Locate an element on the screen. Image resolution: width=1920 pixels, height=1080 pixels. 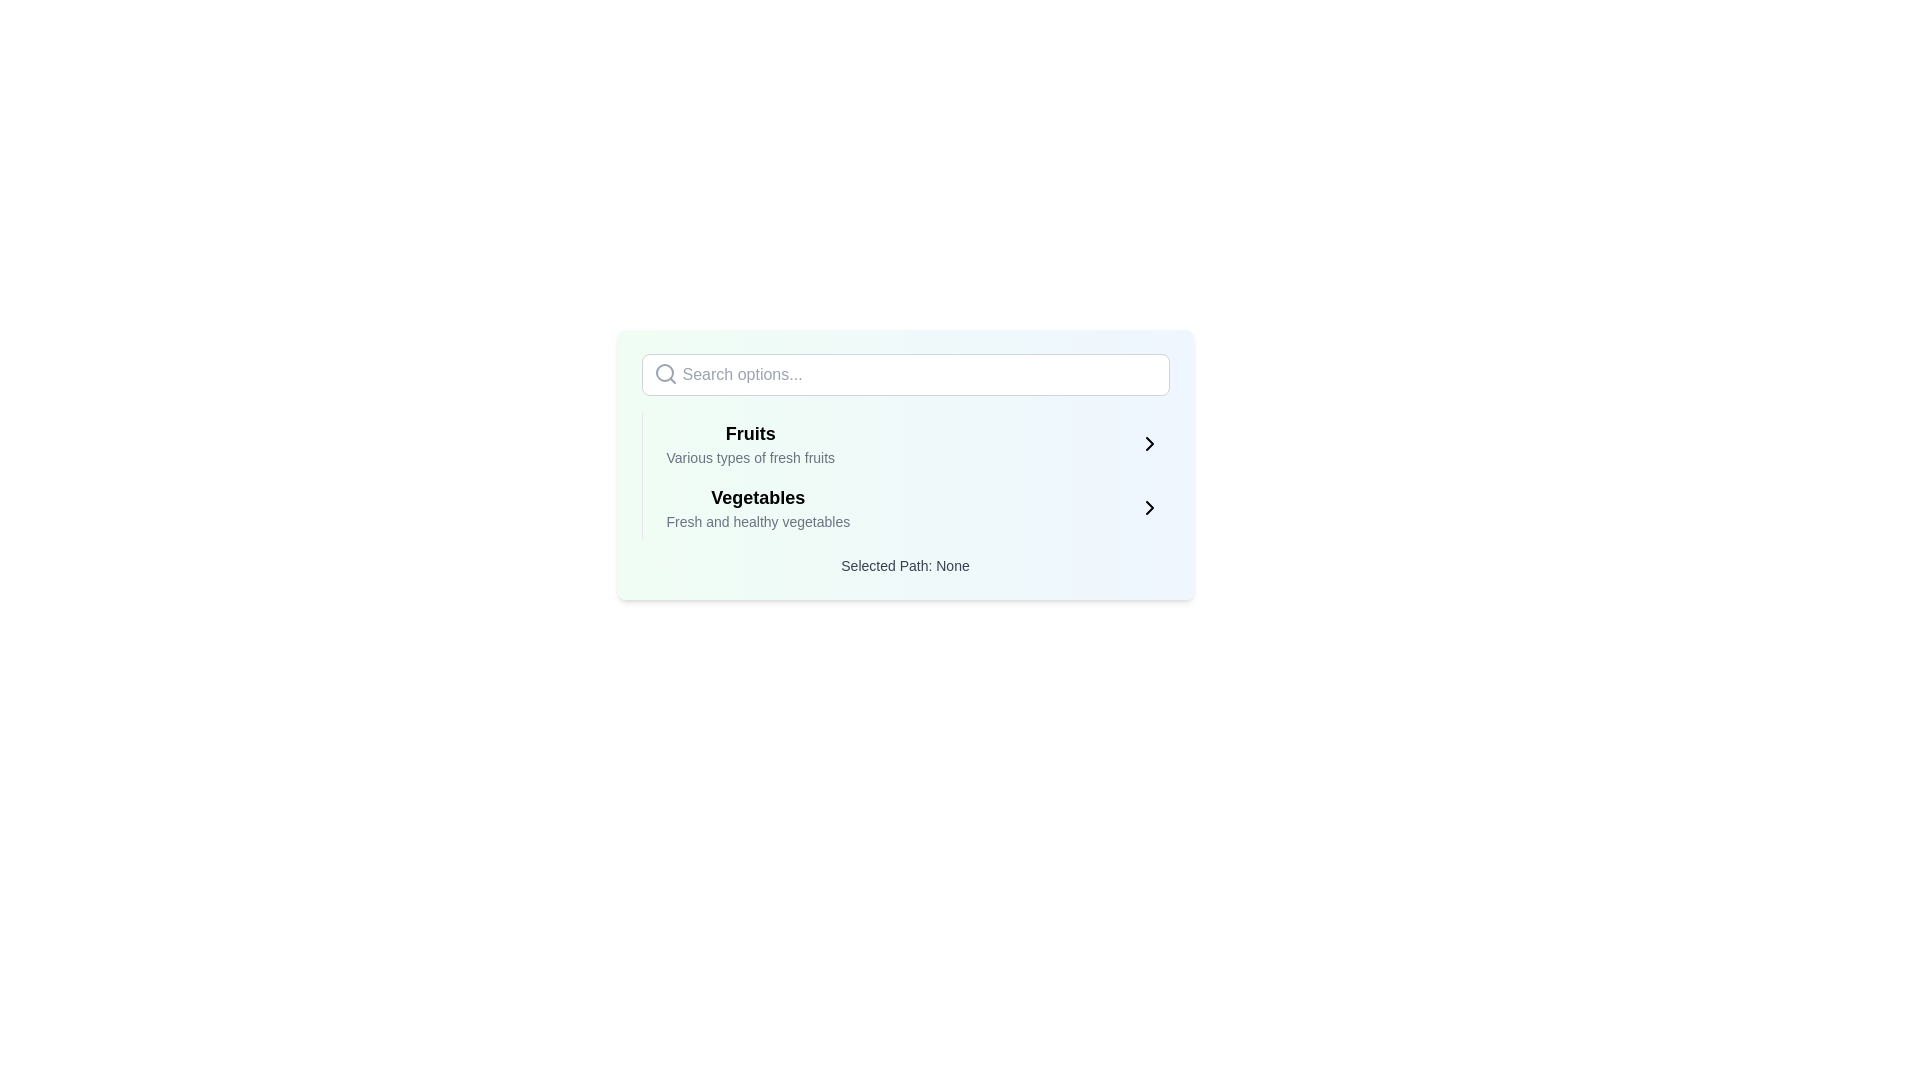
the Text label (Header type) that indicates the section focused on vegetables, located beneath the 'Fruits' section and above the descriptive text 'Fresh and healthy vegetables' is located at coordinates (757, 496).